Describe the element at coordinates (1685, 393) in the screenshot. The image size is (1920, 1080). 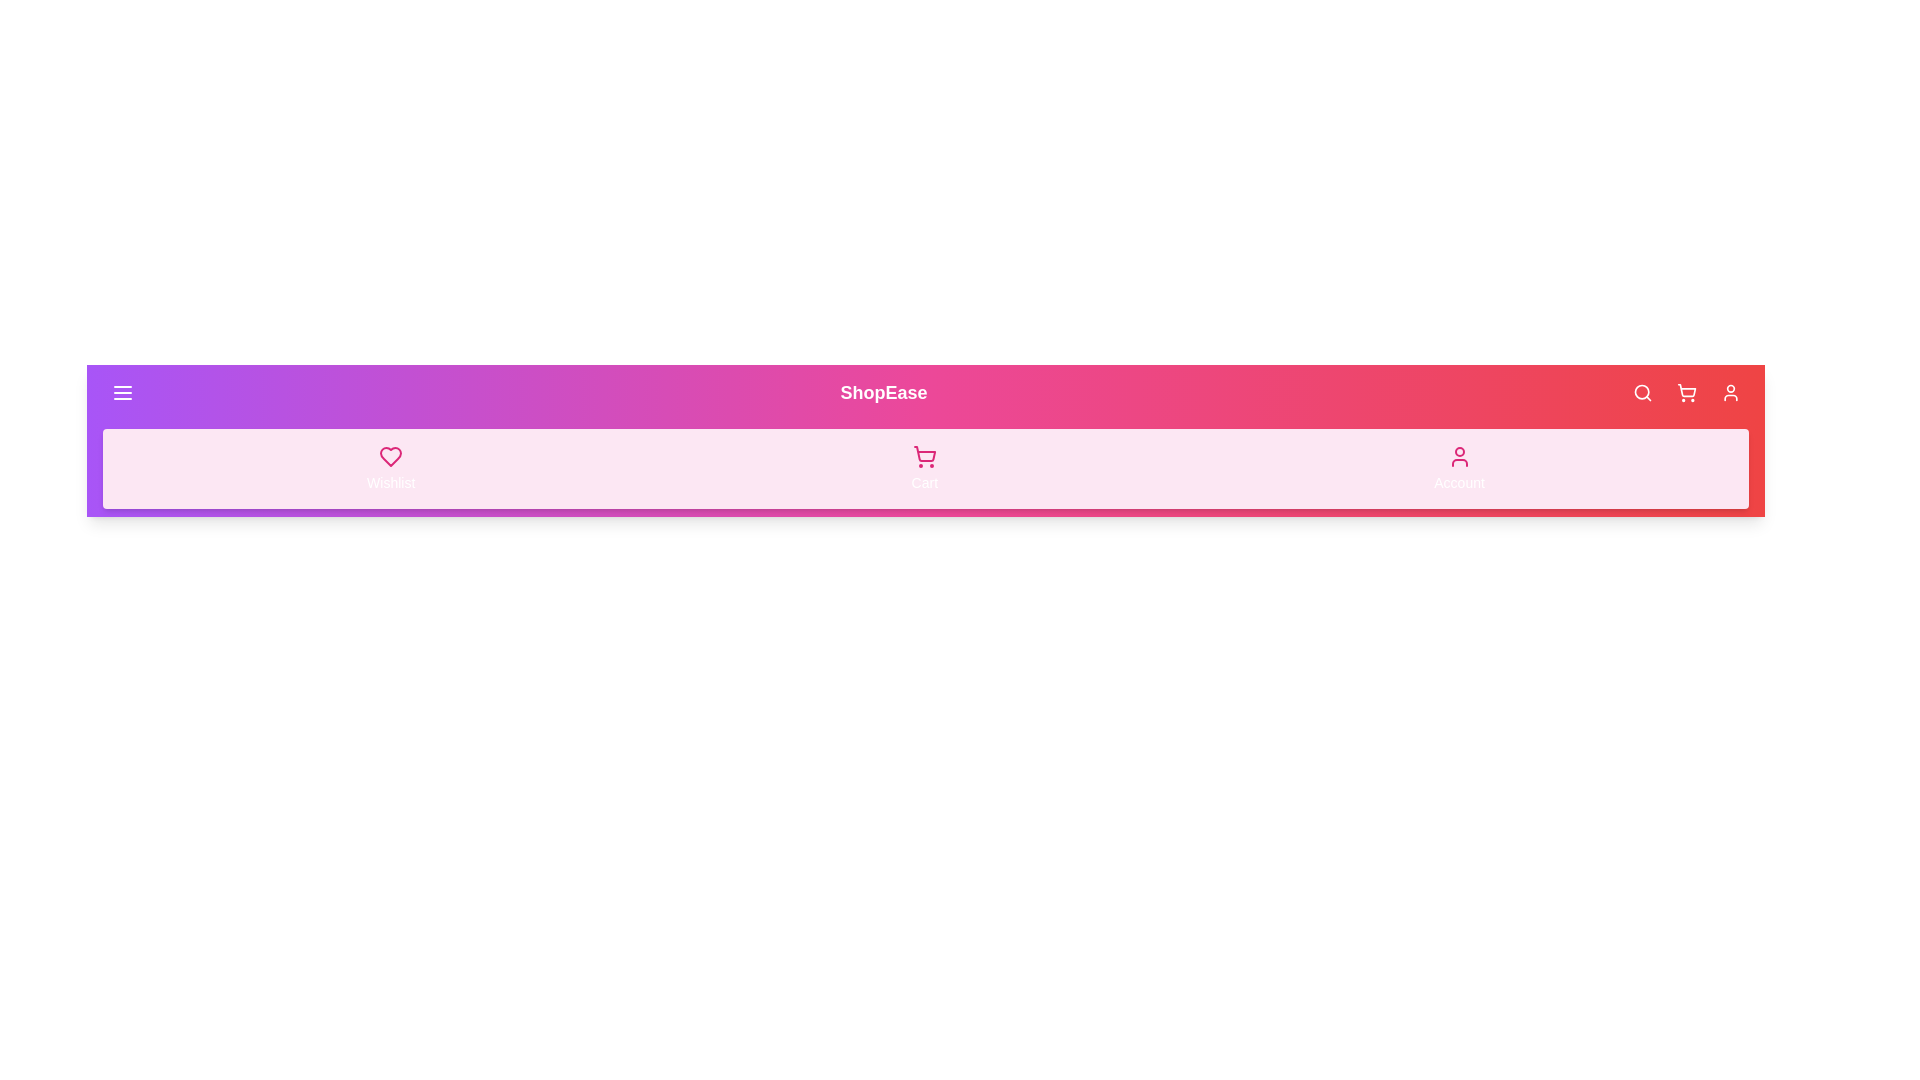
I see `the shopping cart button` at that location.